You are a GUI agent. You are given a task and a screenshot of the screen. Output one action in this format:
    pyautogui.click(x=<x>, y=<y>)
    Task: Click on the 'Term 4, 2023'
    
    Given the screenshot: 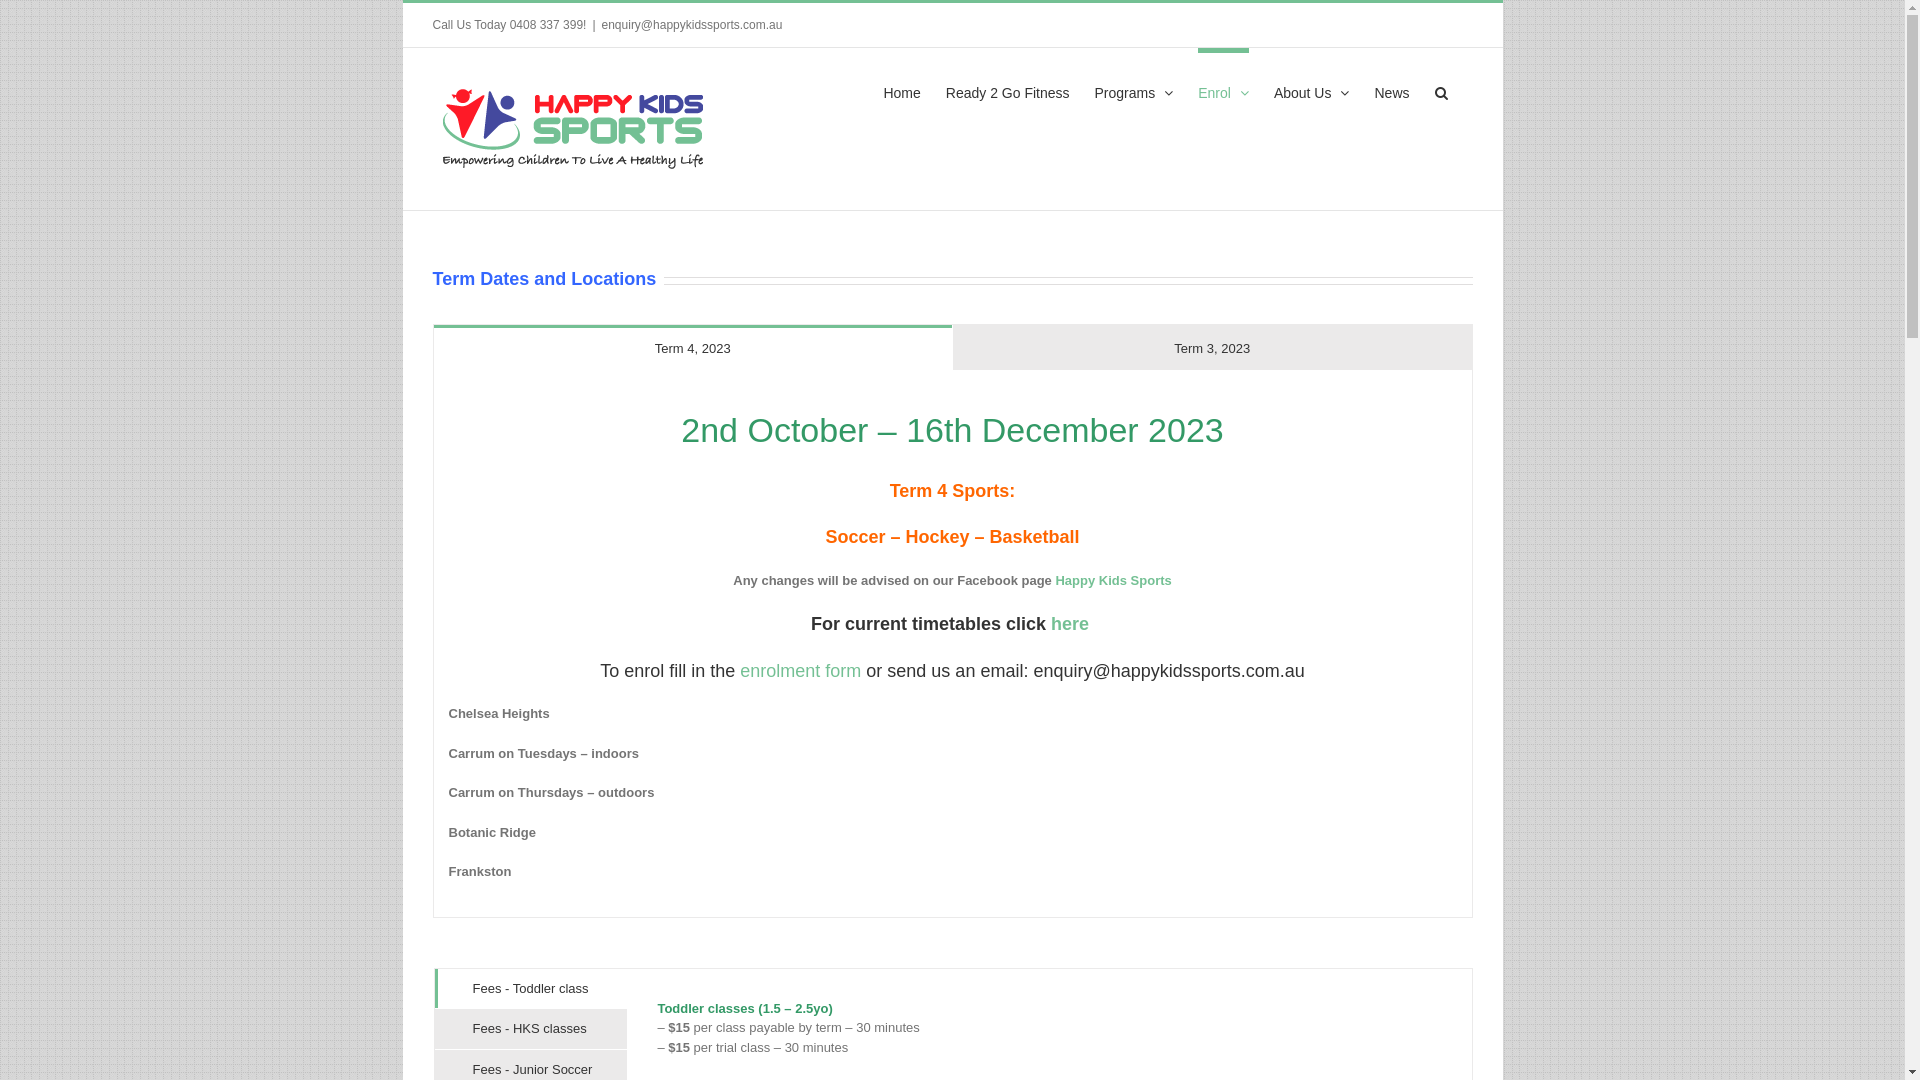 What is the action you would take?
    pyautogui.click(x=693, y=346)
    